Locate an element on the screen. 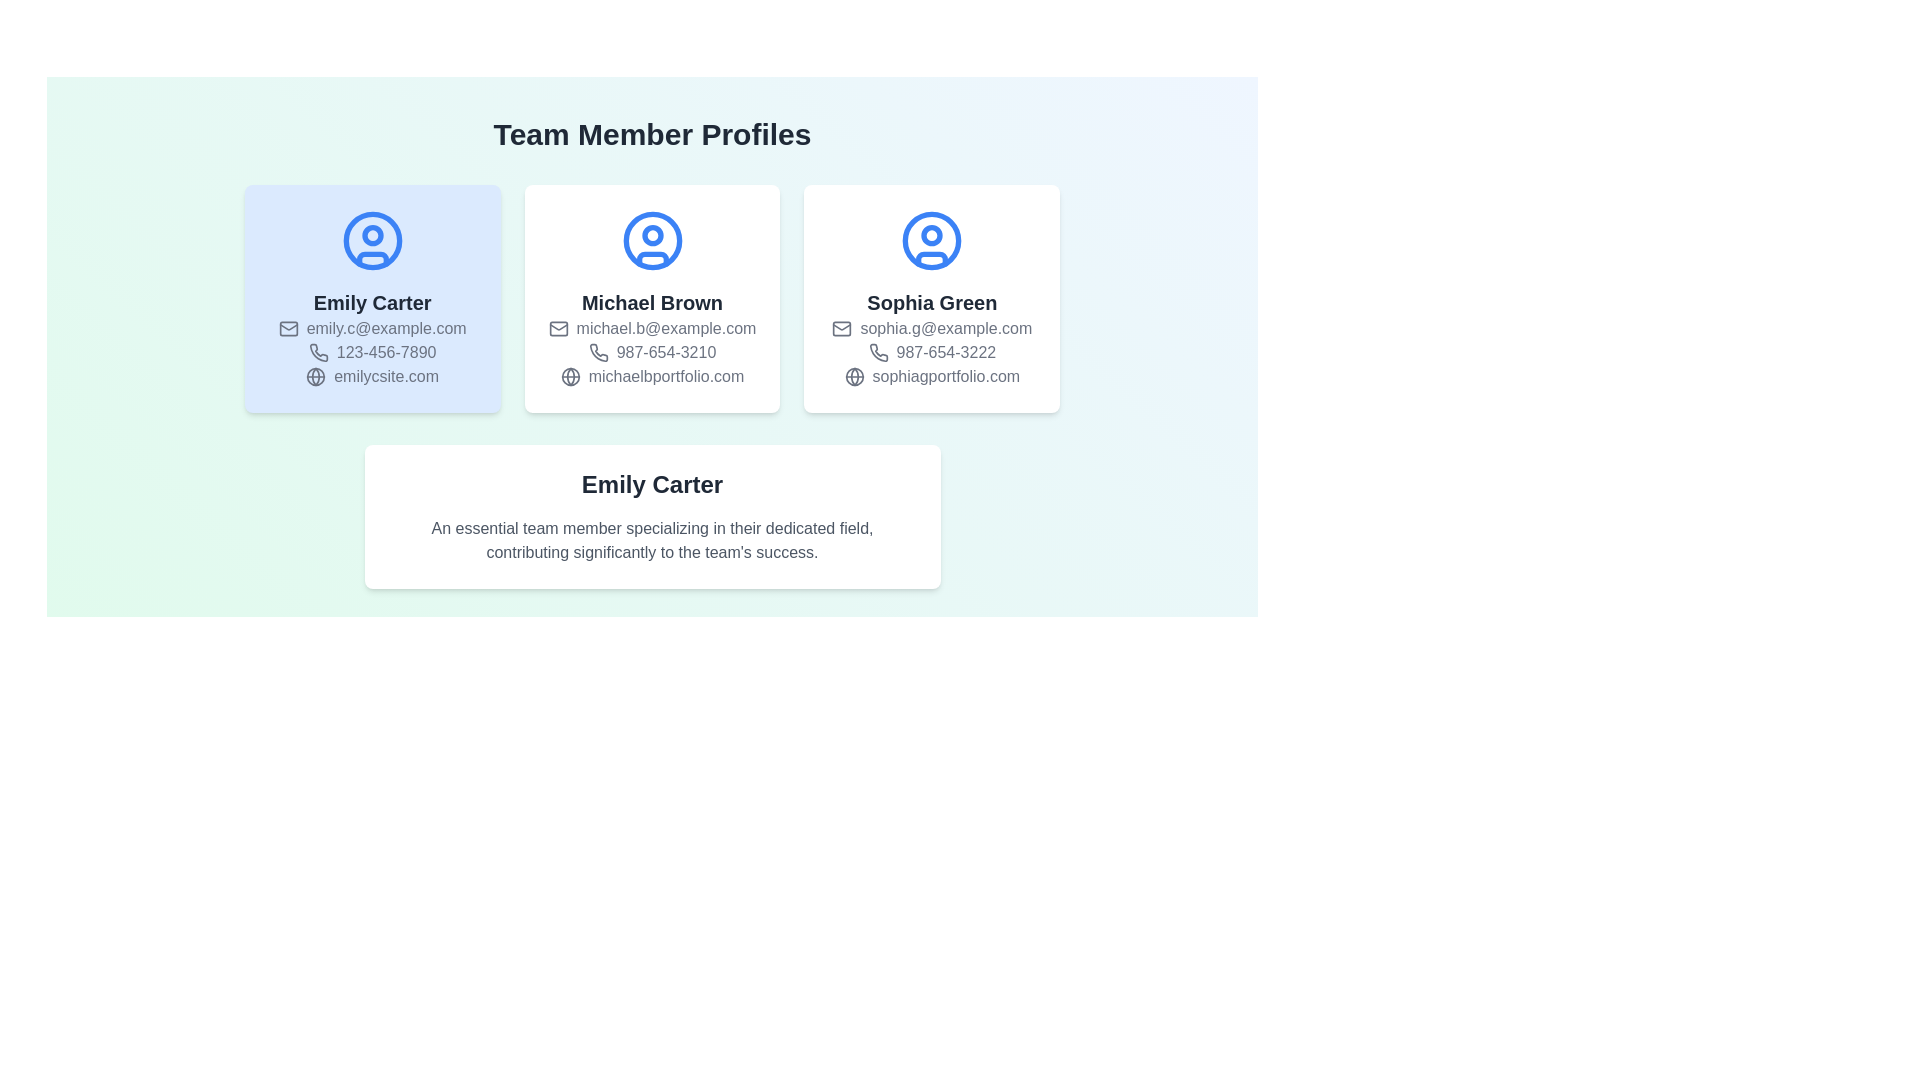 Image resolution: width=1920 pixels, height=1080 pixels. the icon representing the website 'michaelbportfolio.com' located within the profile card of 'Michael Brown' to follow the associated link is located at coordinates (569, 377).